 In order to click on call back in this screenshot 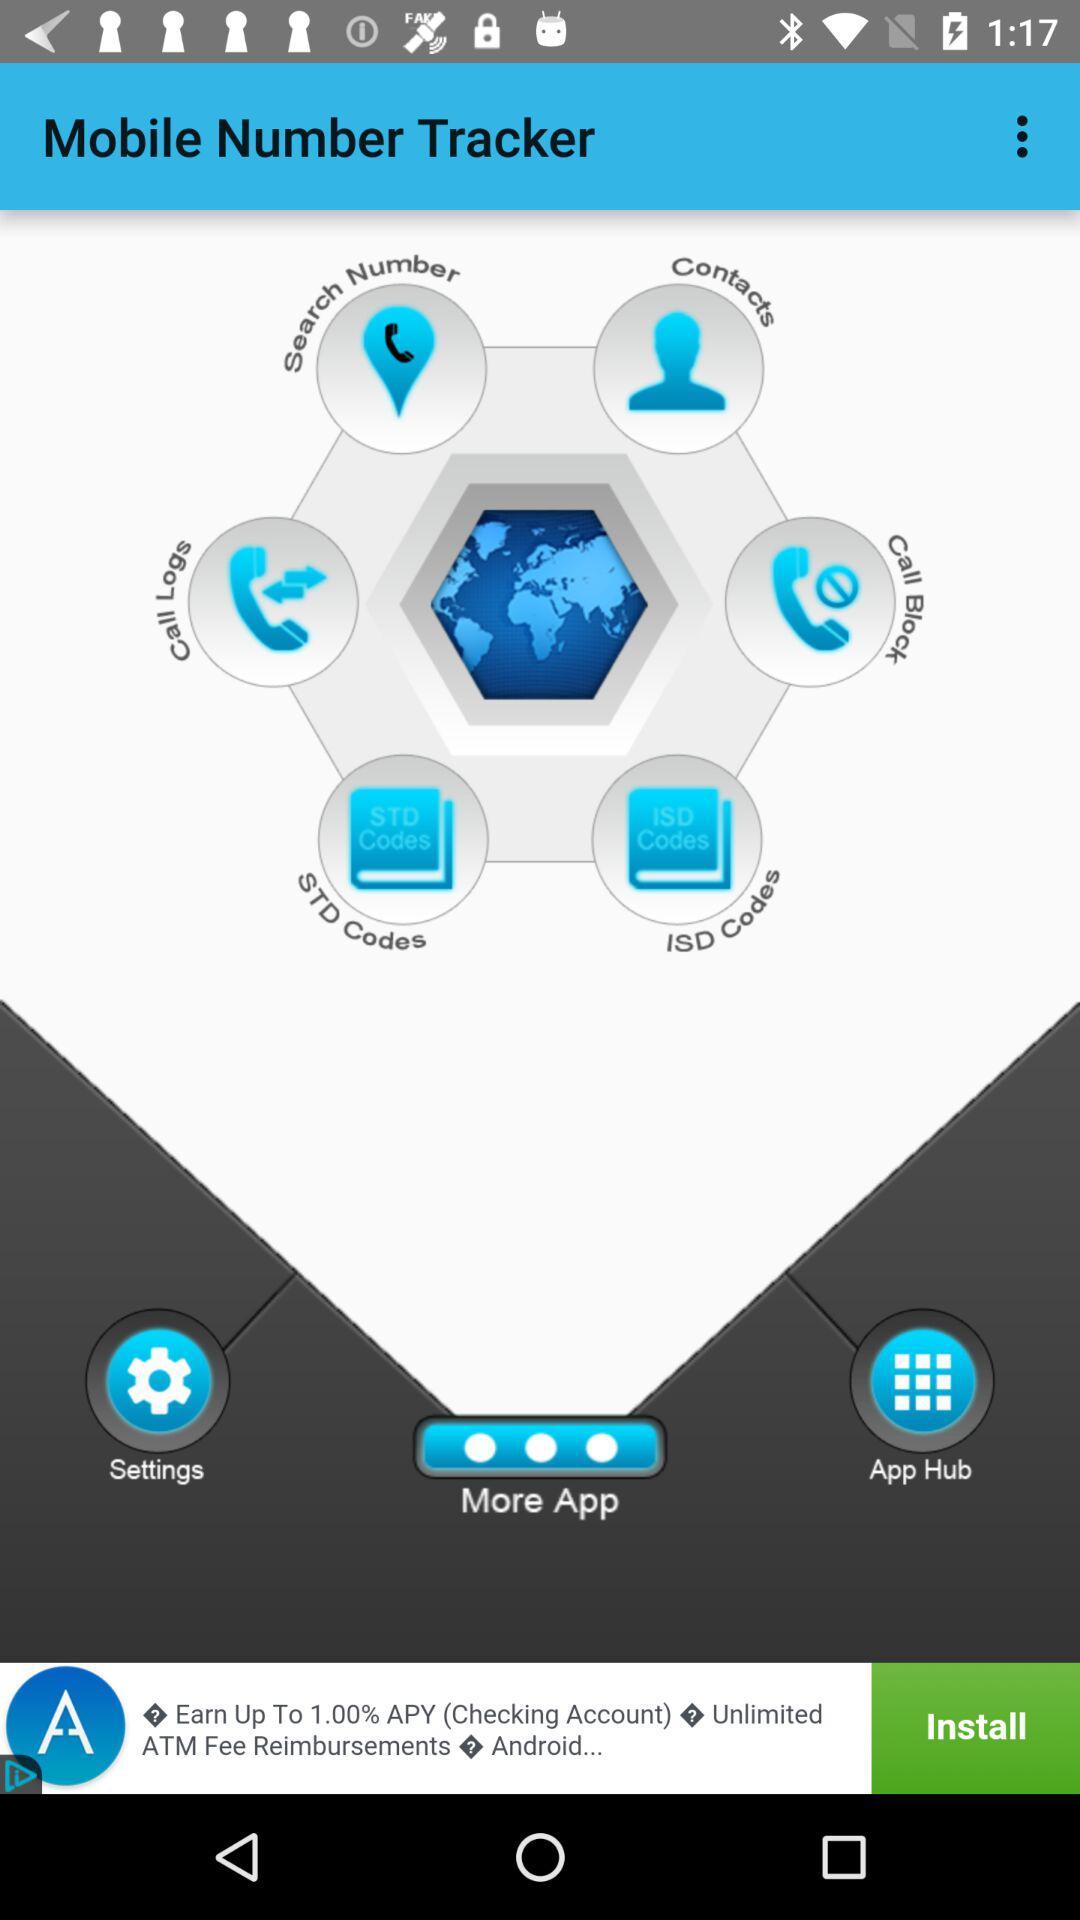, I will do `click(820, 597)`.